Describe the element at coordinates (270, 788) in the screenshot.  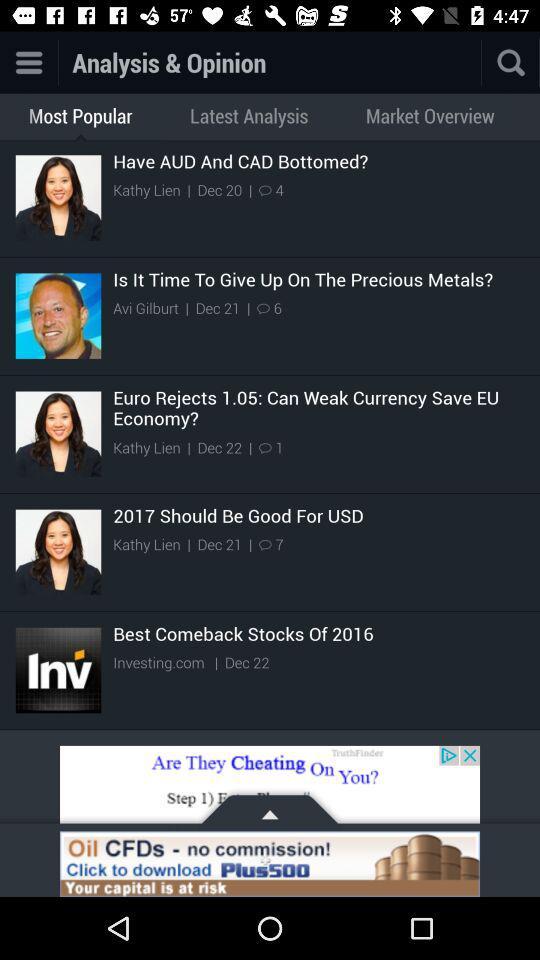
I see `advertisement in the bottom` at that location.